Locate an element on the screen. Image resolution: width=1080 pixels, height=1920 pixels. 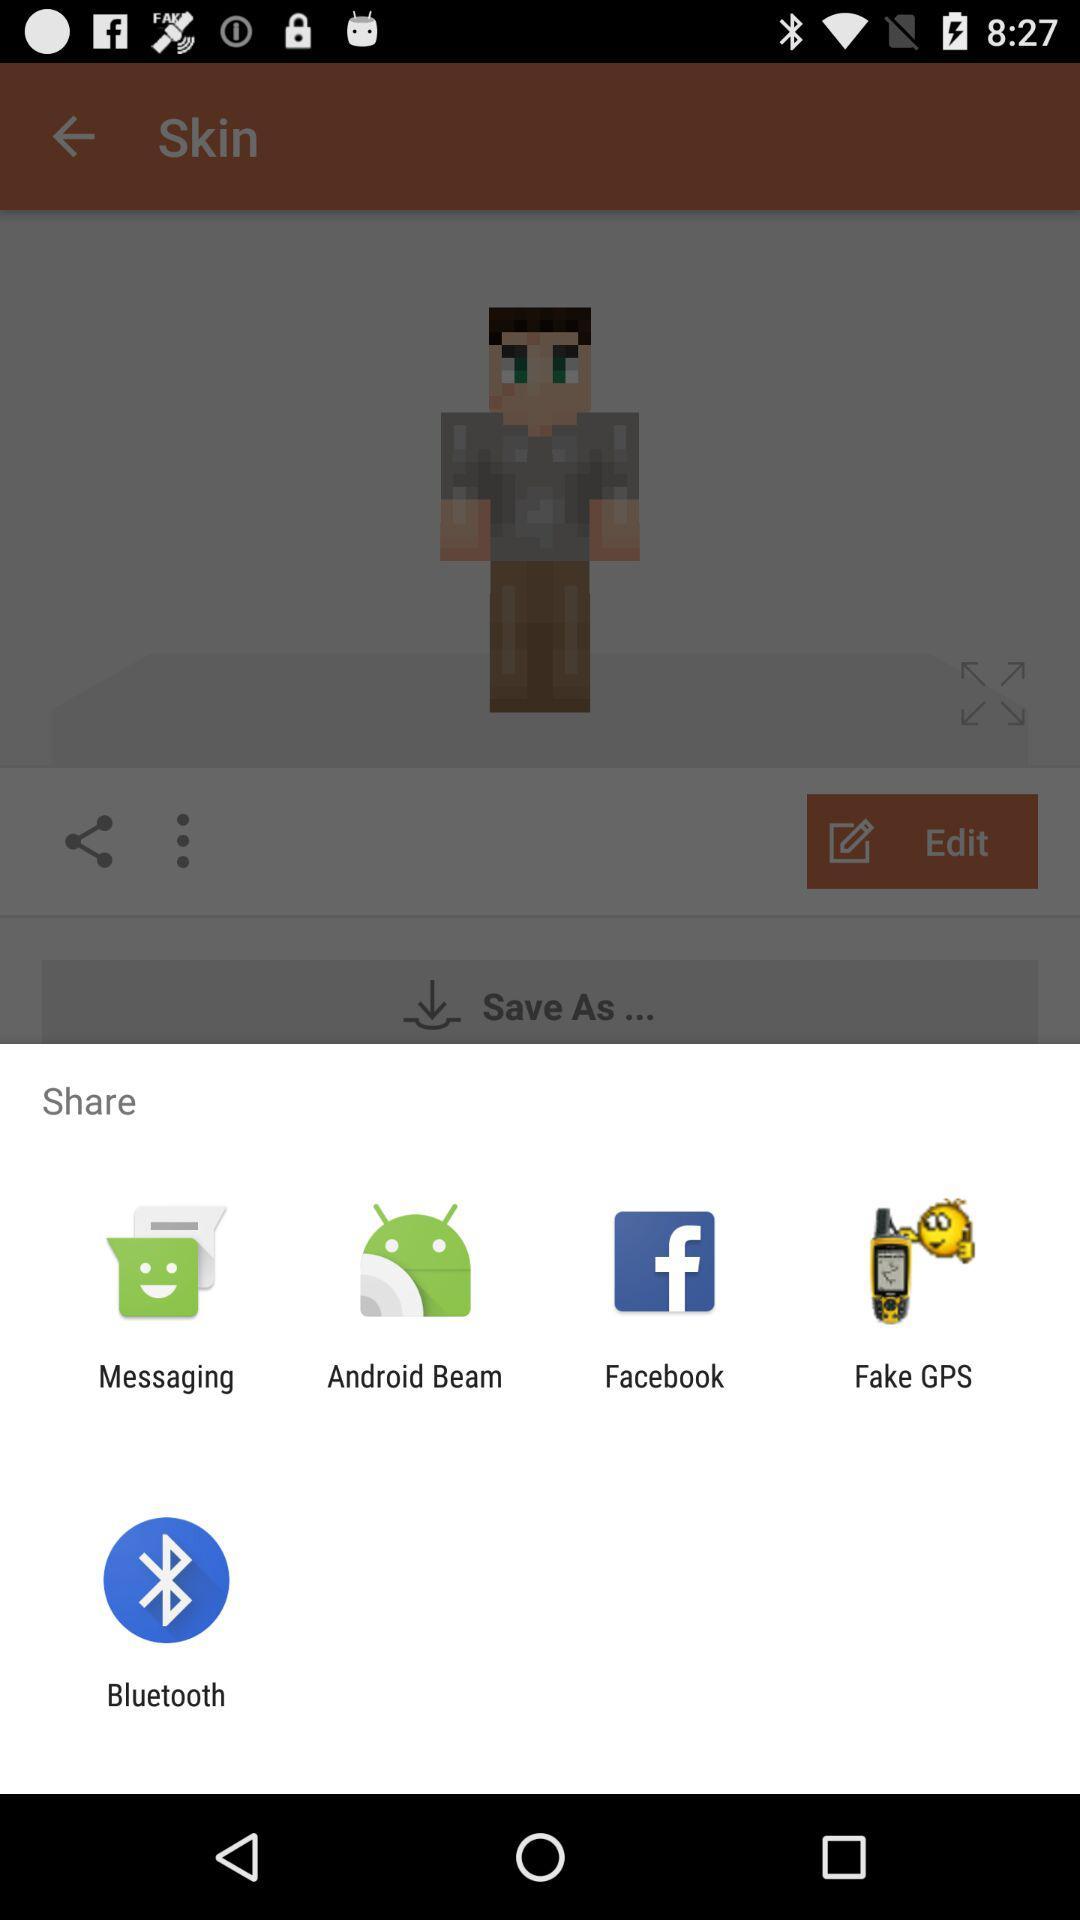
the icon to the right of messaging is located at coordinates (414, 1392).